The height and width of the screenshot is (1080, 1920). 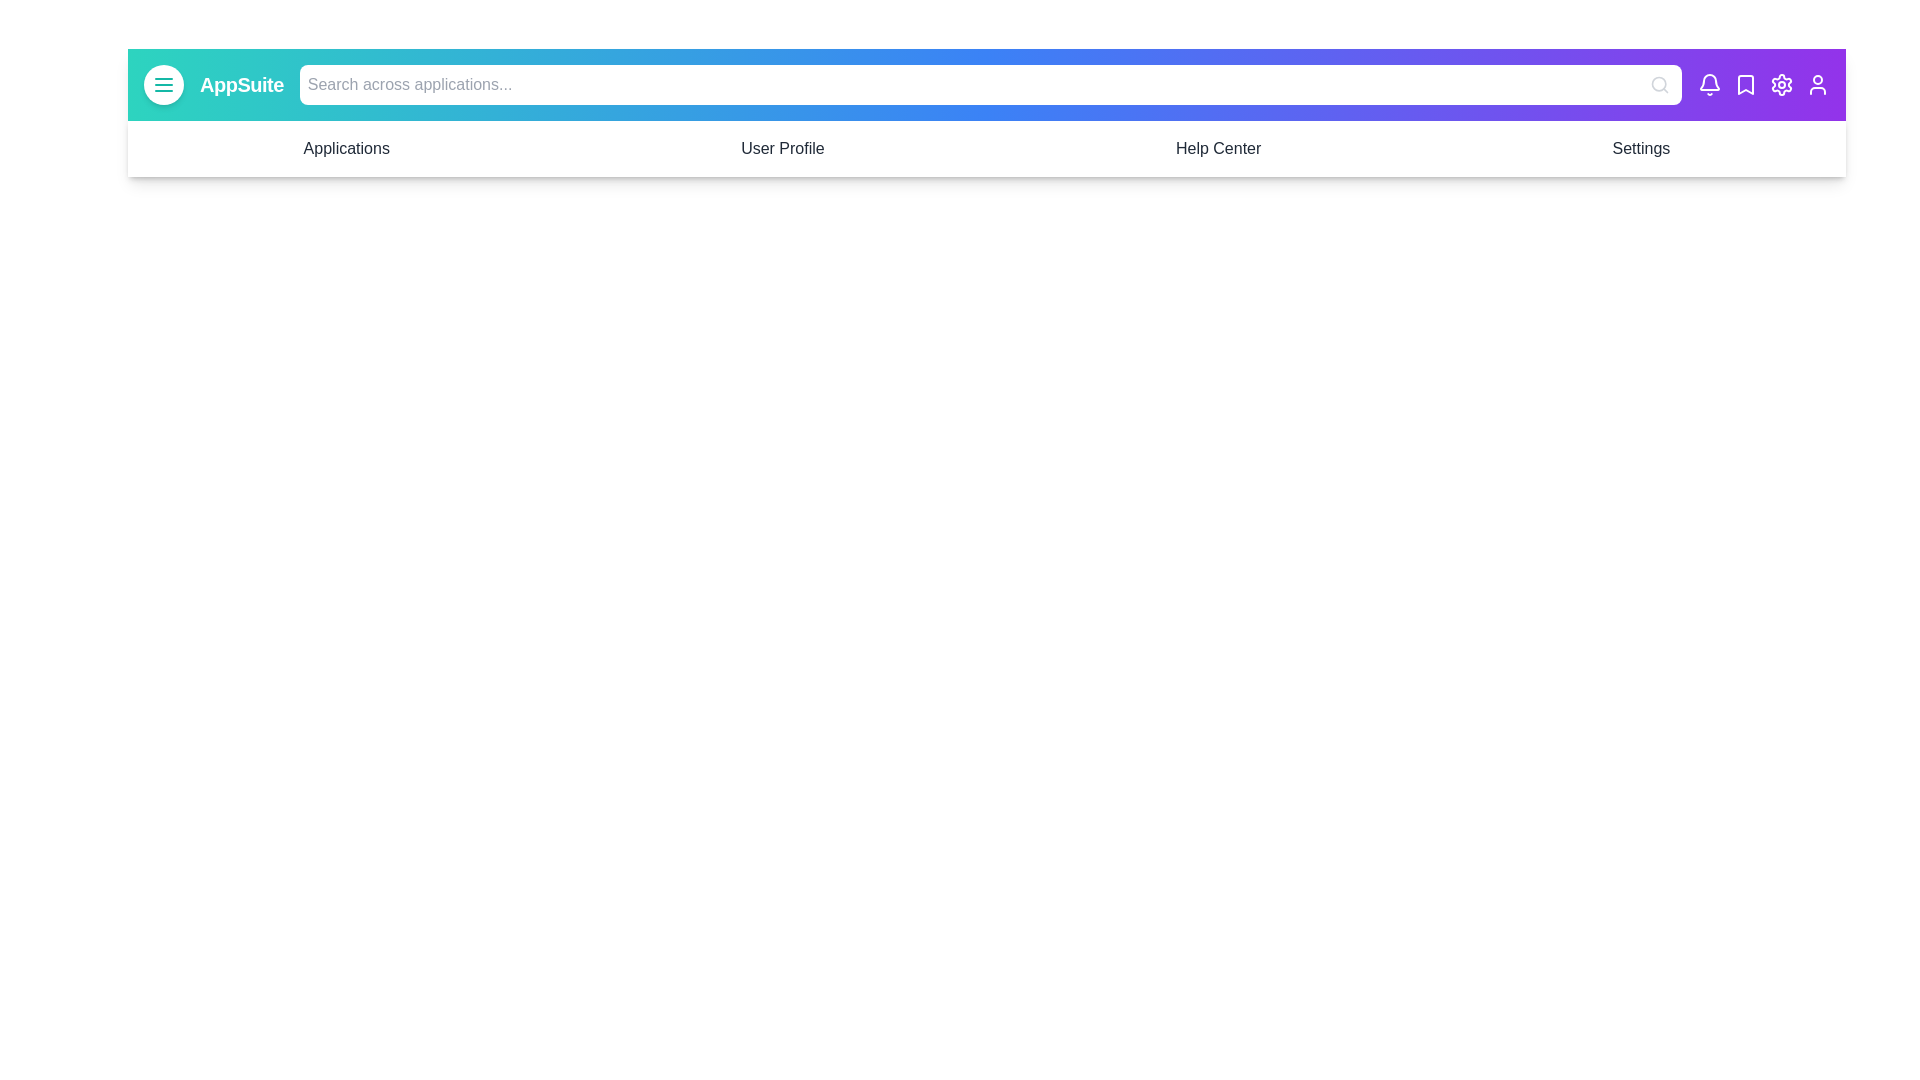 I want to click on the User Profile navigation menu item to navigate, so click(x=781, y=148).